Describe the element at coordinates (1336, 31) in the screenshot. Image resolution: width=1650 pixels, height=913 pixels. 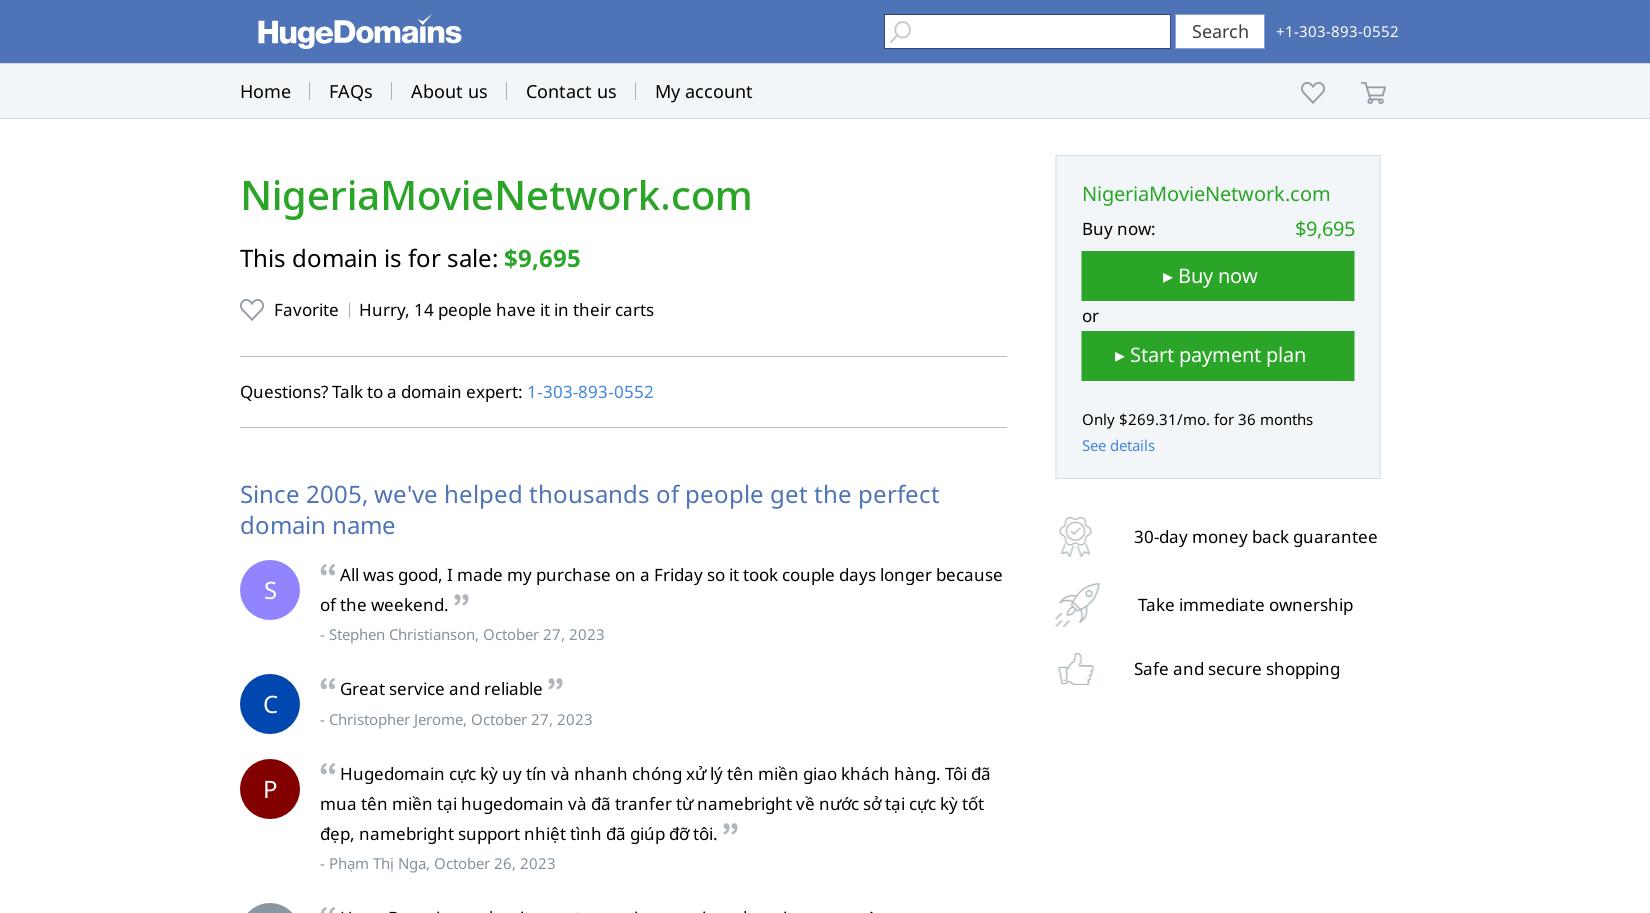
I see `'+1-303-893-0552'` at that location.